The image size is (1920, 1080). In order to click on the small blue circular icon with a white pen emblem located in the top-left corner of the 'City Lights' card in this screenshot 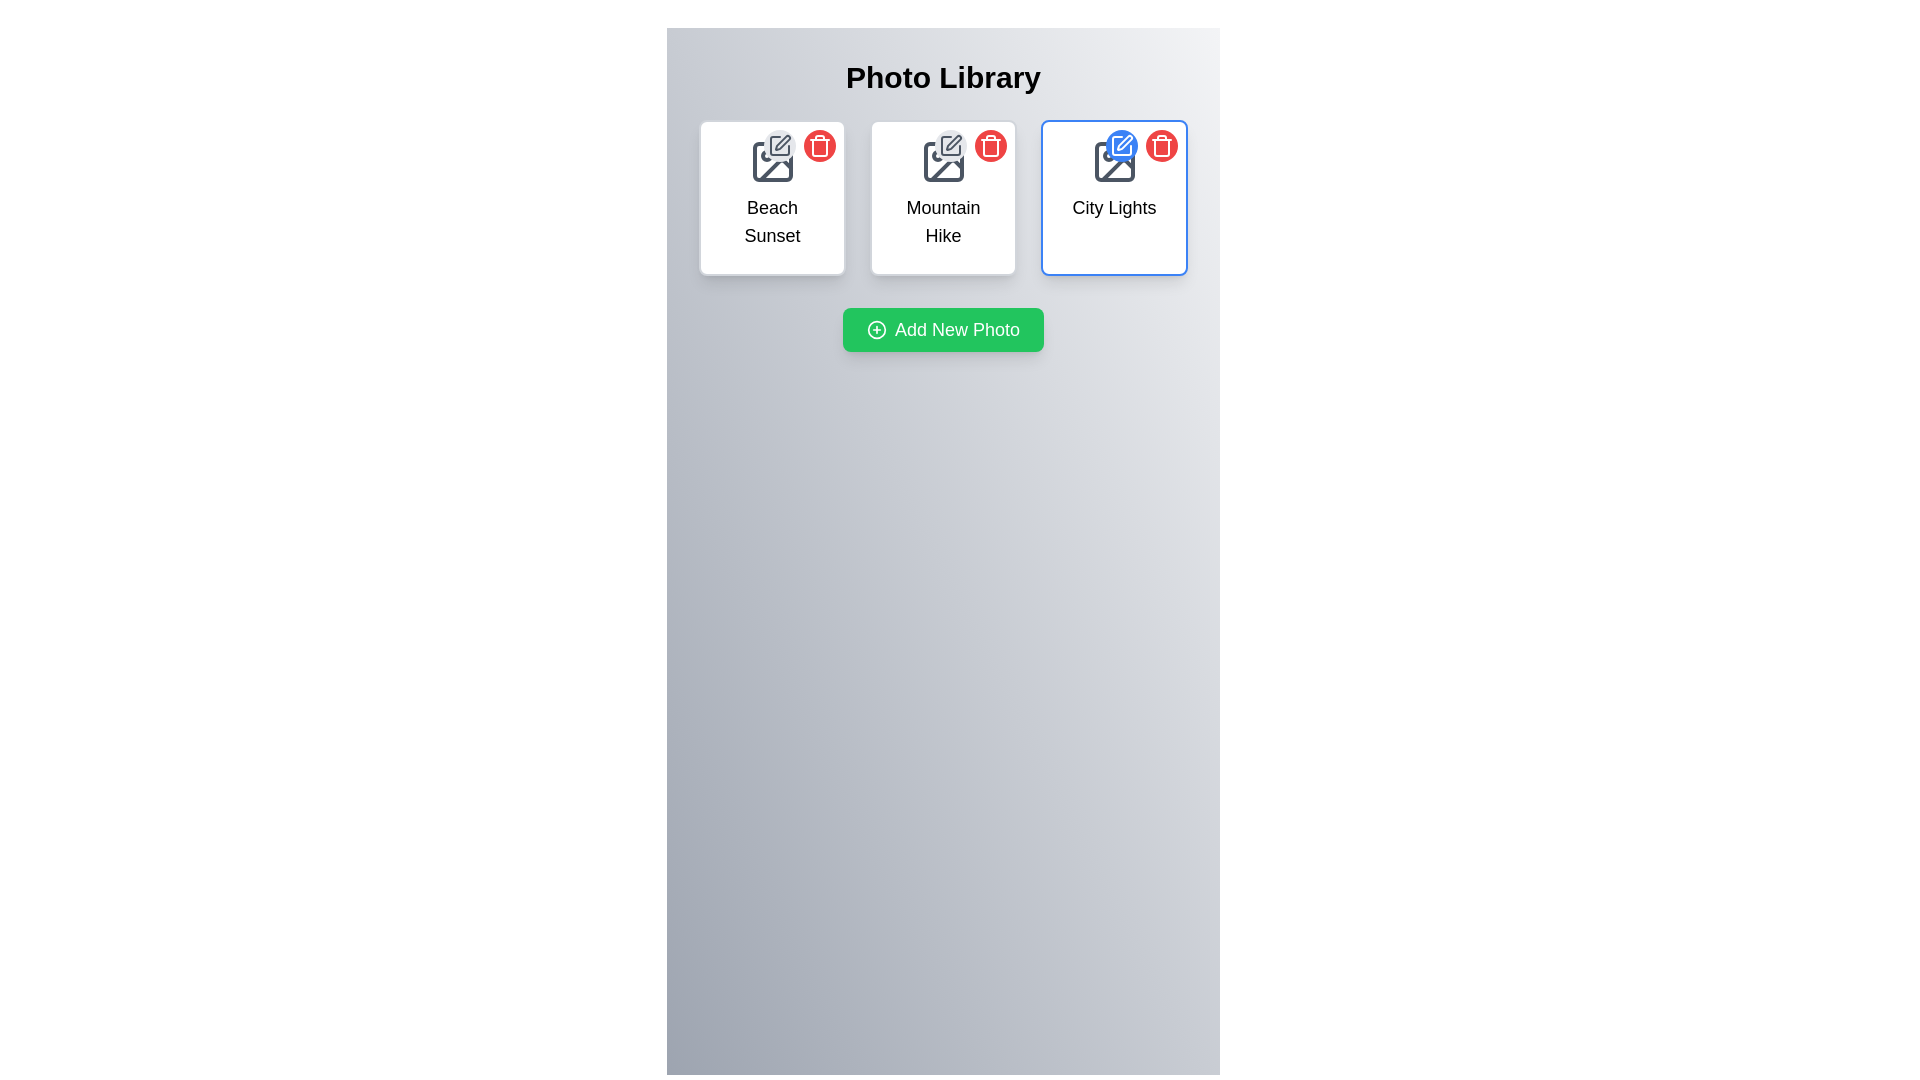, I will do `click(1122, 145)`.